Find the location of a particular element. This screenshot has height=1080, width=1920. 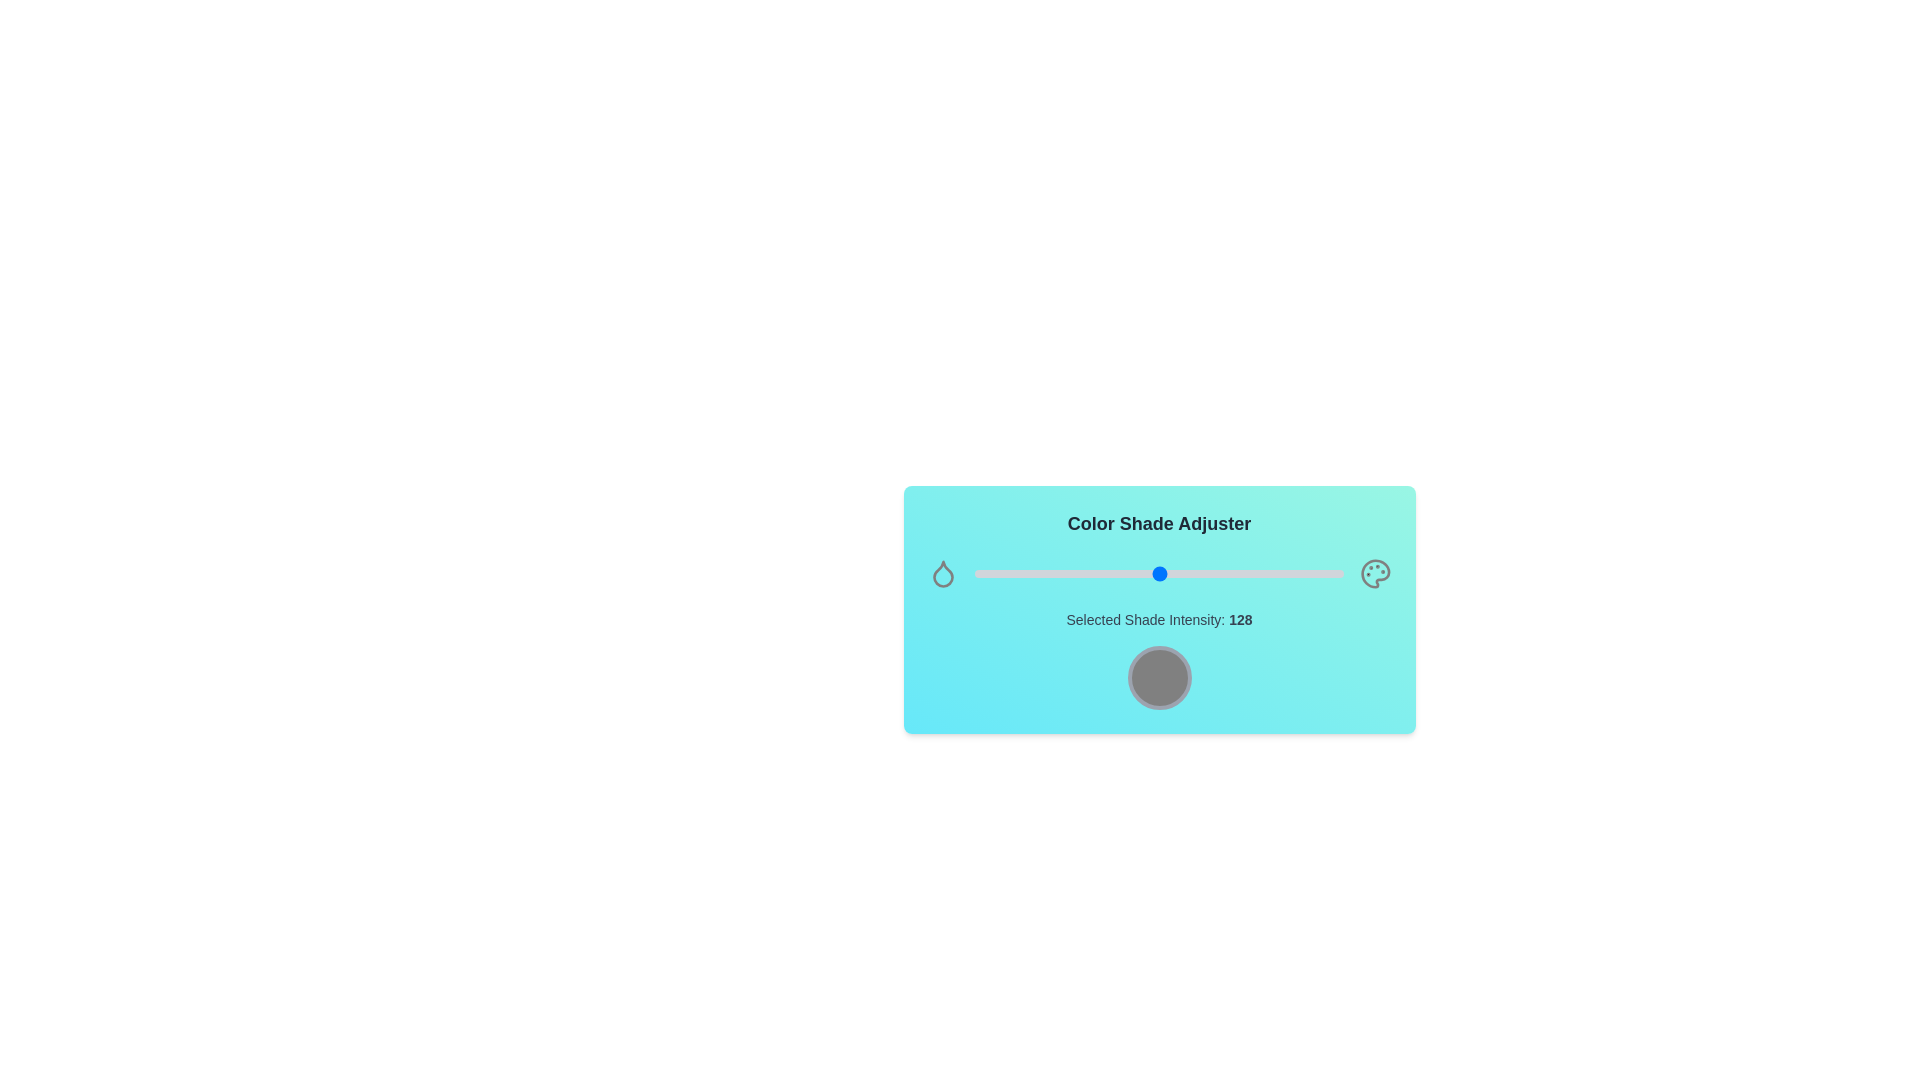

the shade intensity to 18 using the slider is located at coordinates (1001, 574).